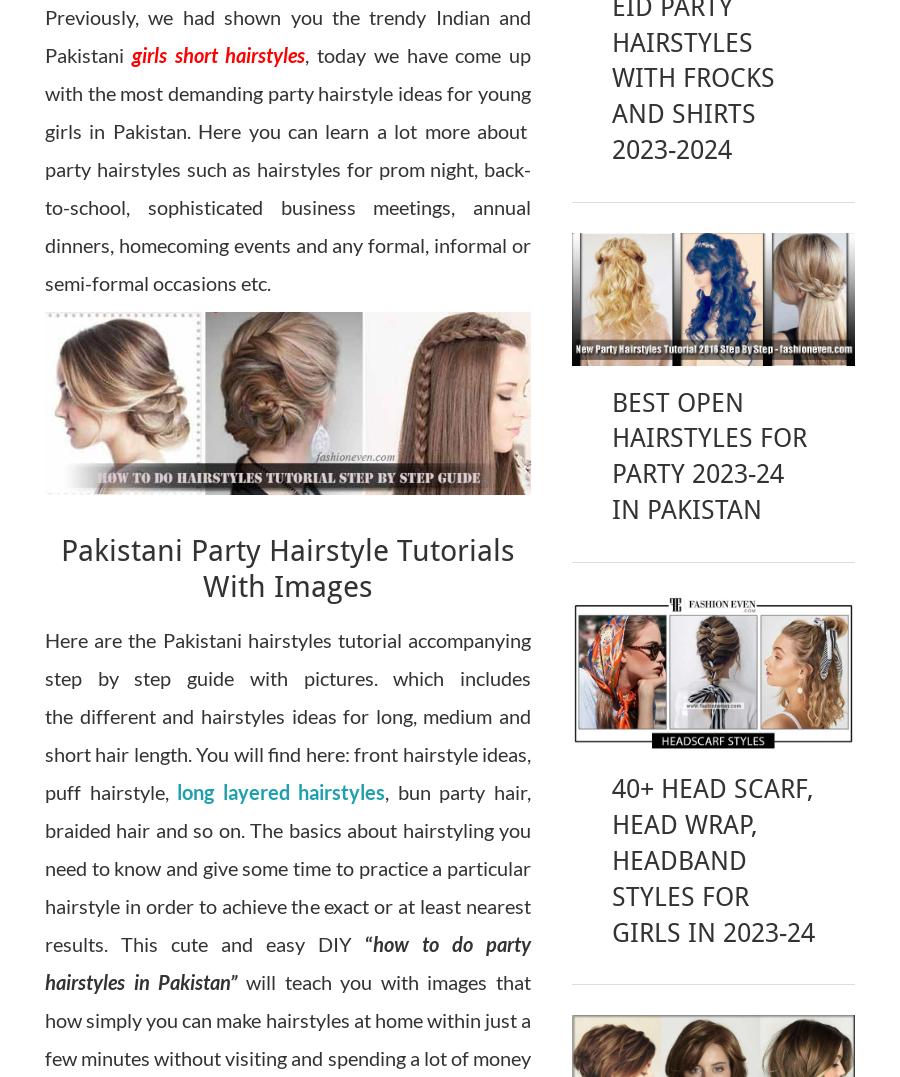  Describe the element at coordinates (44, 167) in the screenshot. I see `', today we have come up with the most demanding party hairstyle ideas for young girls in Pakistan. Here you can learn a lot more about  party hairstyles such as hairstyles for prom night, back-to-school, sophisticated business meetings, annual dinners, homecoming events and any formal, informal or semi-formal occasions etc.'` at that location.